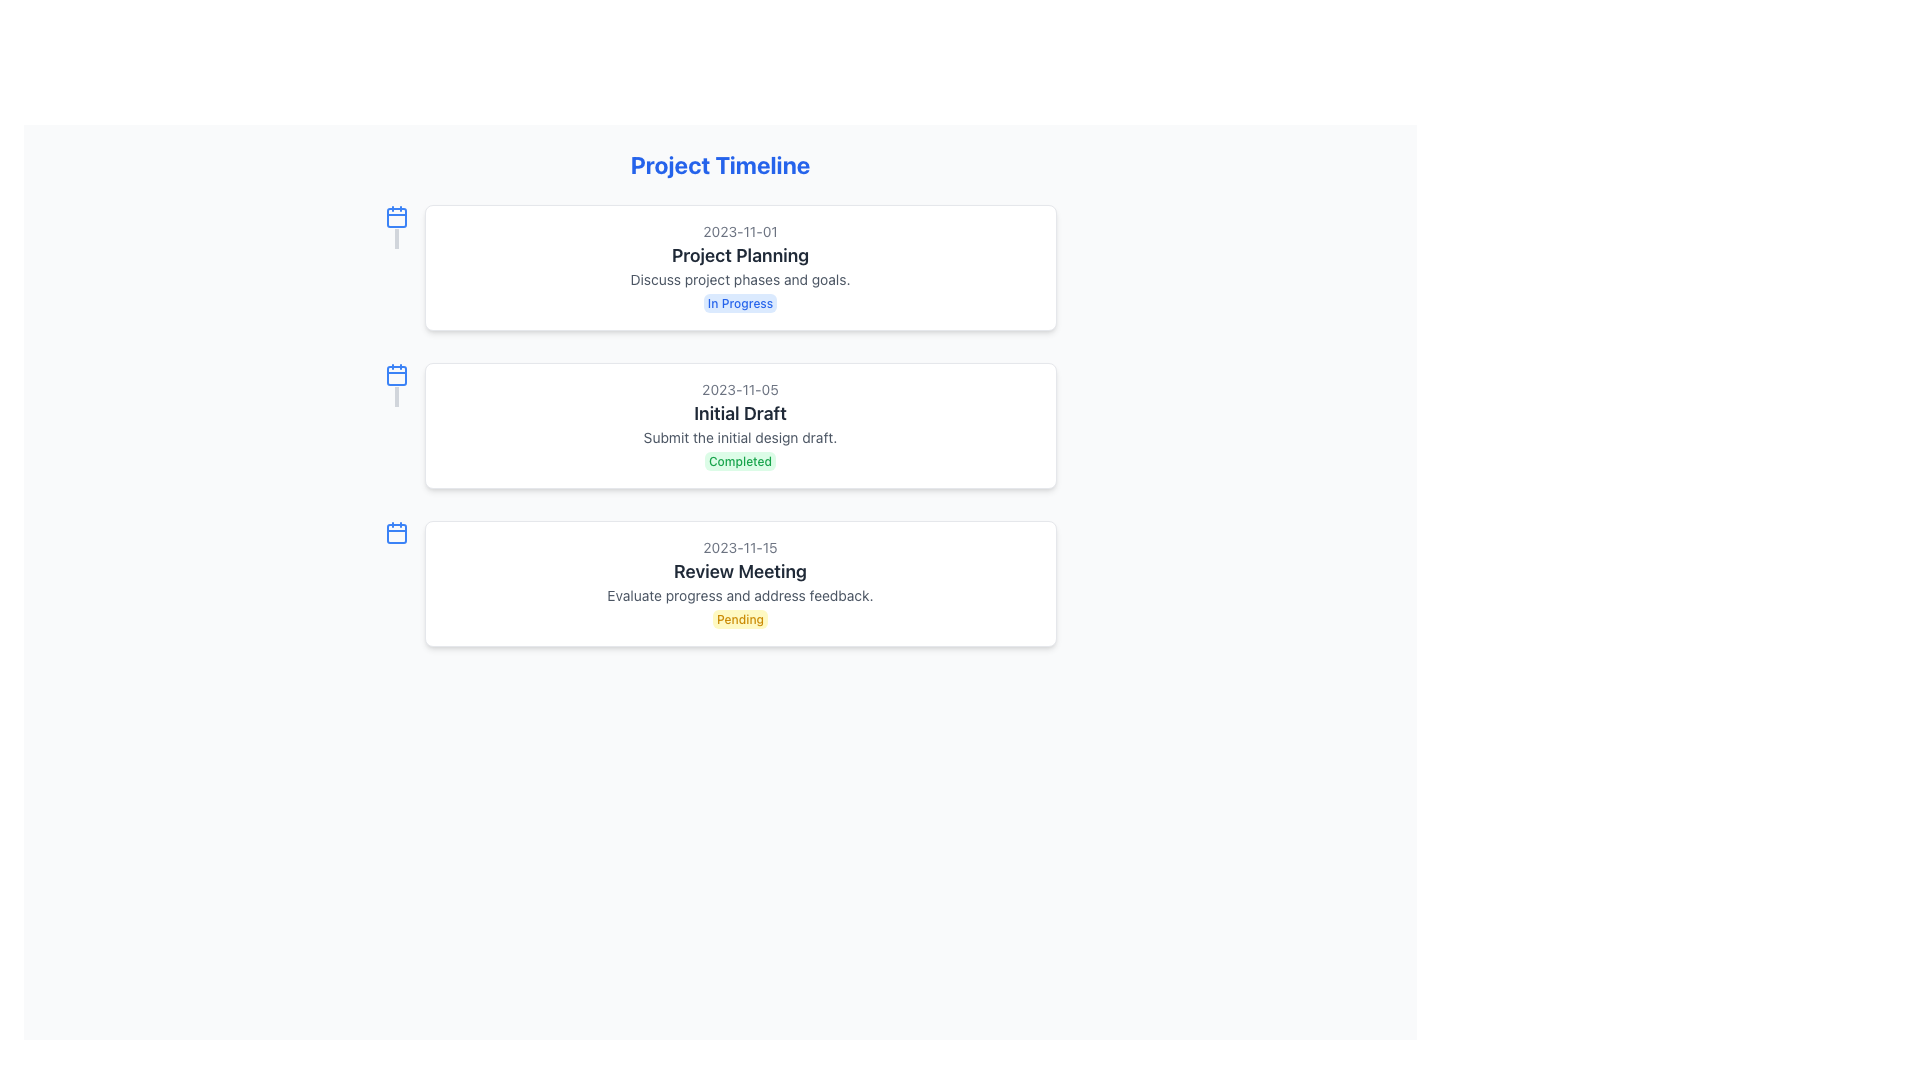 This screenshot has height=1080, width=1920. What do you see at coordinates (396, 531) in the screenshot?
I see `the calendar icon indicating the 'Review Meeting' date, located on the left side of the 'Review Meeting' section, which is the third item in the vertical timeline` at bounding box center [396, 531].